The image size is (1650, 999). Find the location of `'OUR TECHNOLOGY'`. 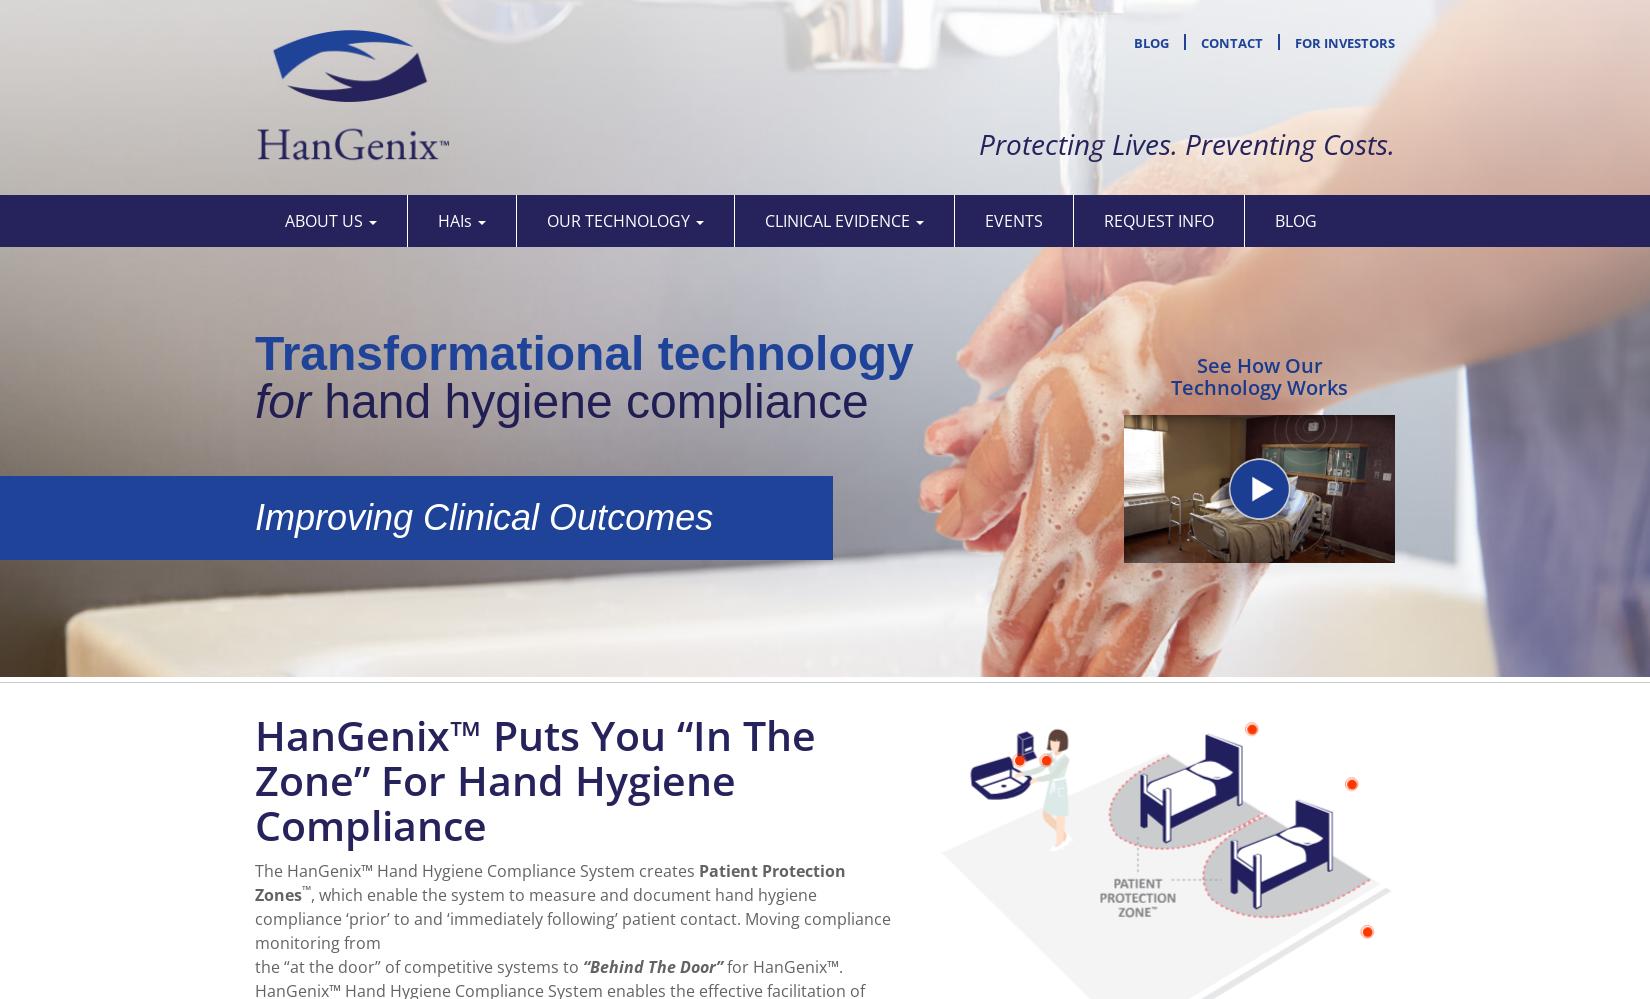

'OUR TECHNOLOGY' is located at coordinates (619, 219).